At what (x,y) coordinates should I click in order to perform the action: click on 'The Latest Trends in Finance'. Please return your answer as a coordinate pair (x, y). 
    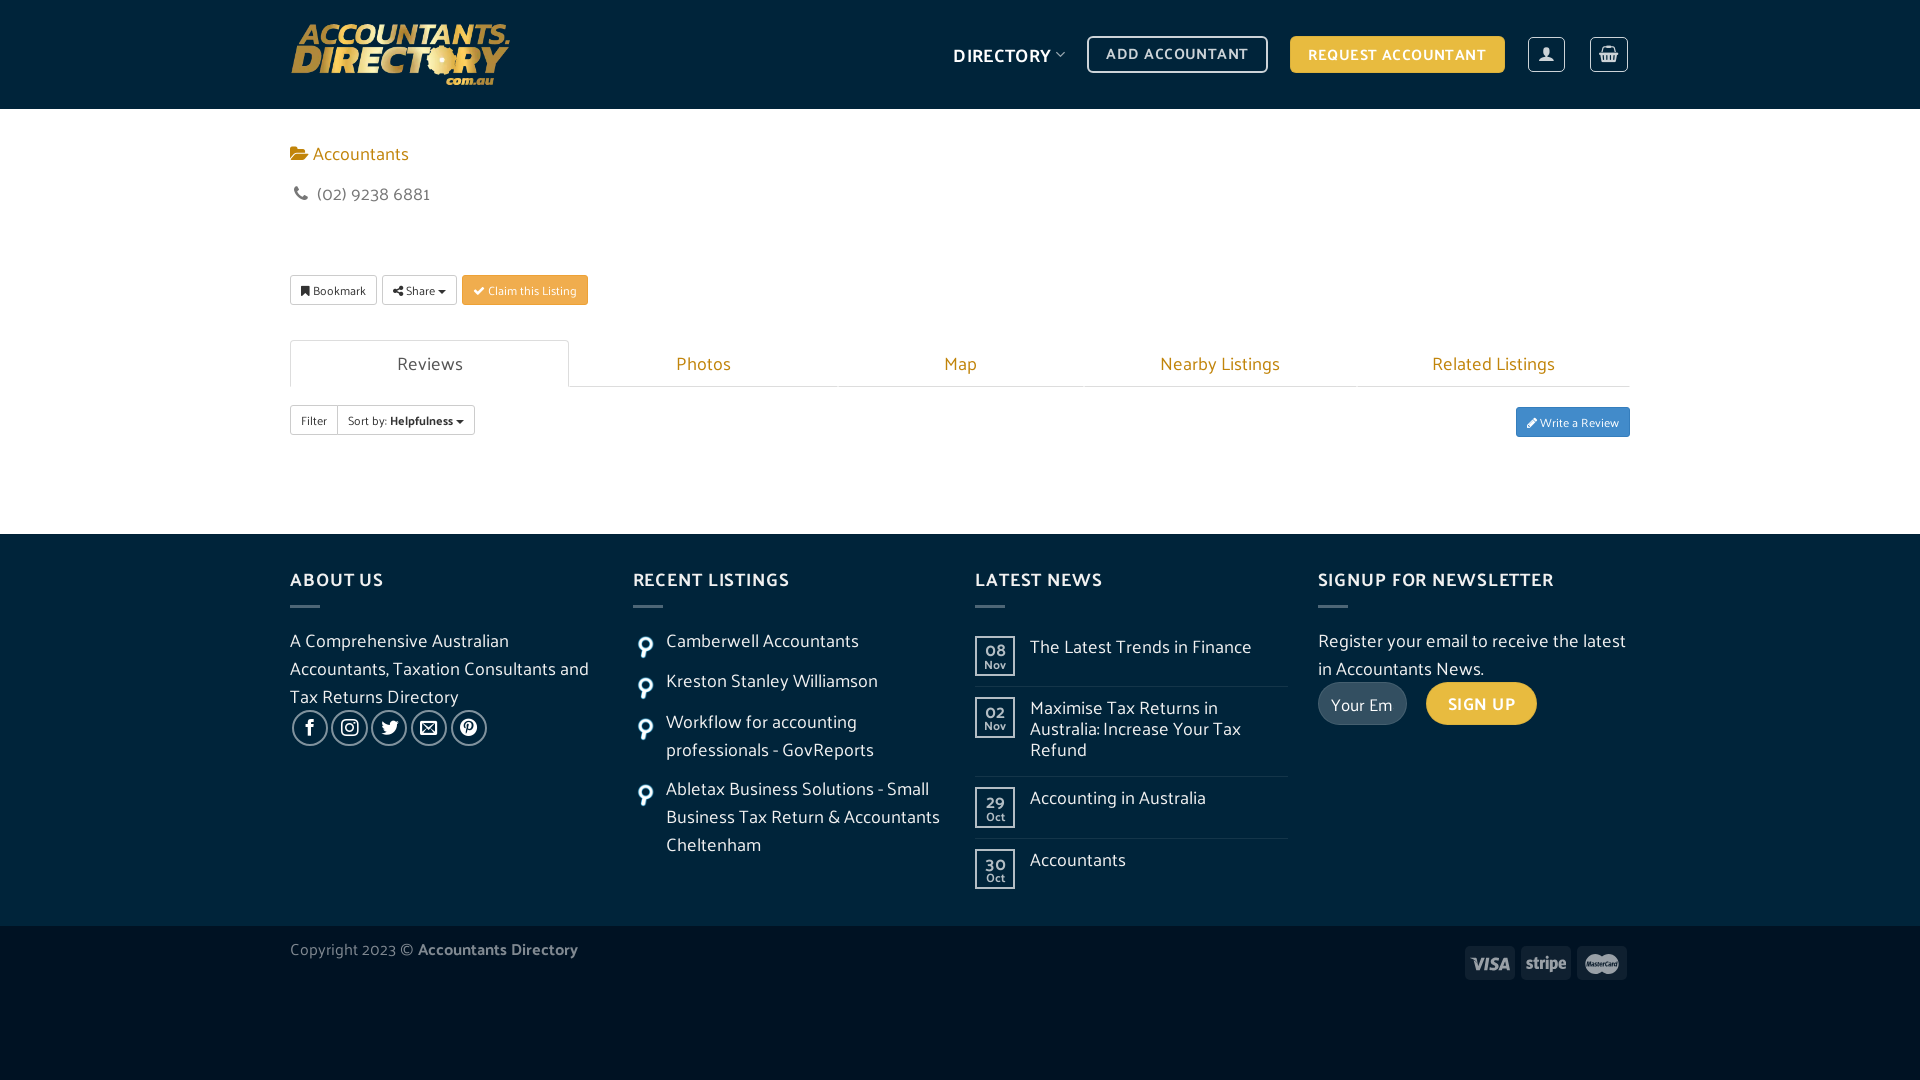
    Looking at the image, I should click on (1158, 646).